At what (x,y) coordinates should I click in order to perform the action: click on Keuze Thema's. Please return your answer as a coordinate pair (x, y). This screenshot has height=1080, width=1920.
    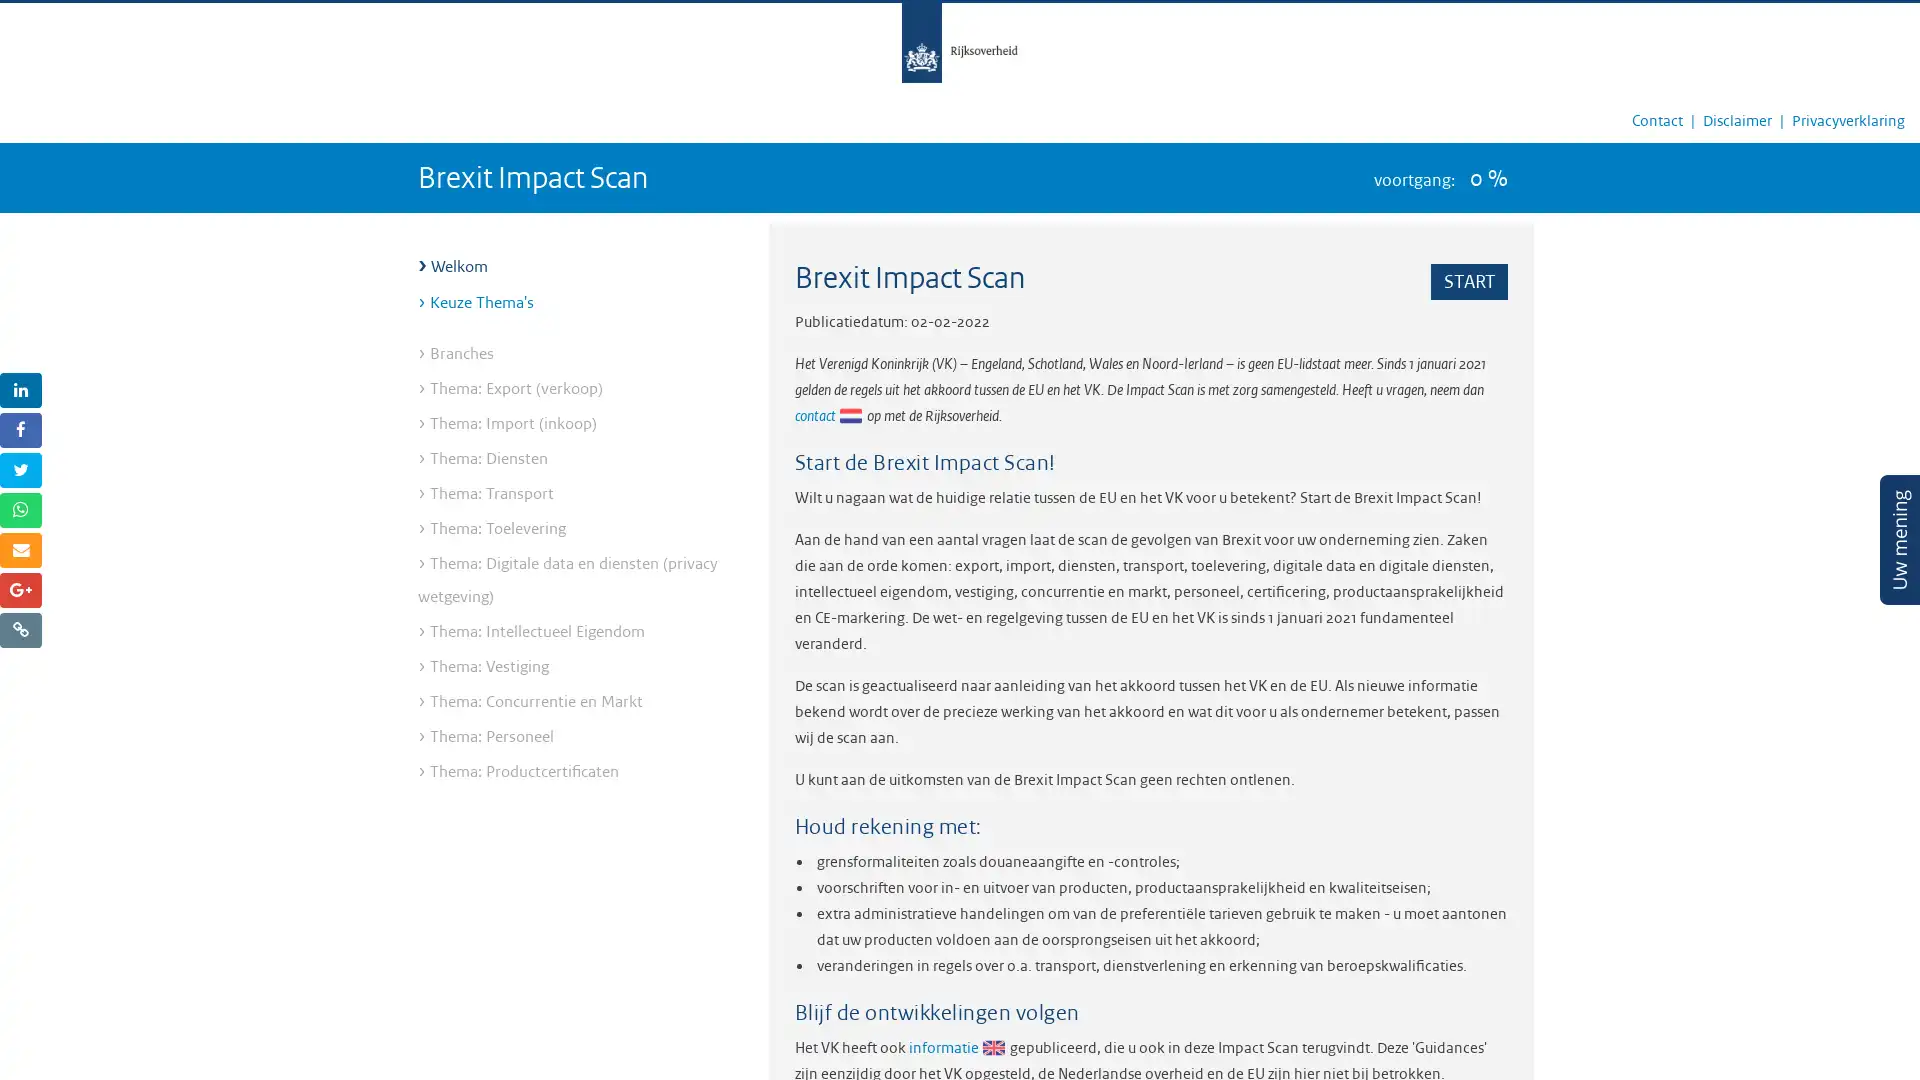
    Looking at the image, I should click on (575, 302).